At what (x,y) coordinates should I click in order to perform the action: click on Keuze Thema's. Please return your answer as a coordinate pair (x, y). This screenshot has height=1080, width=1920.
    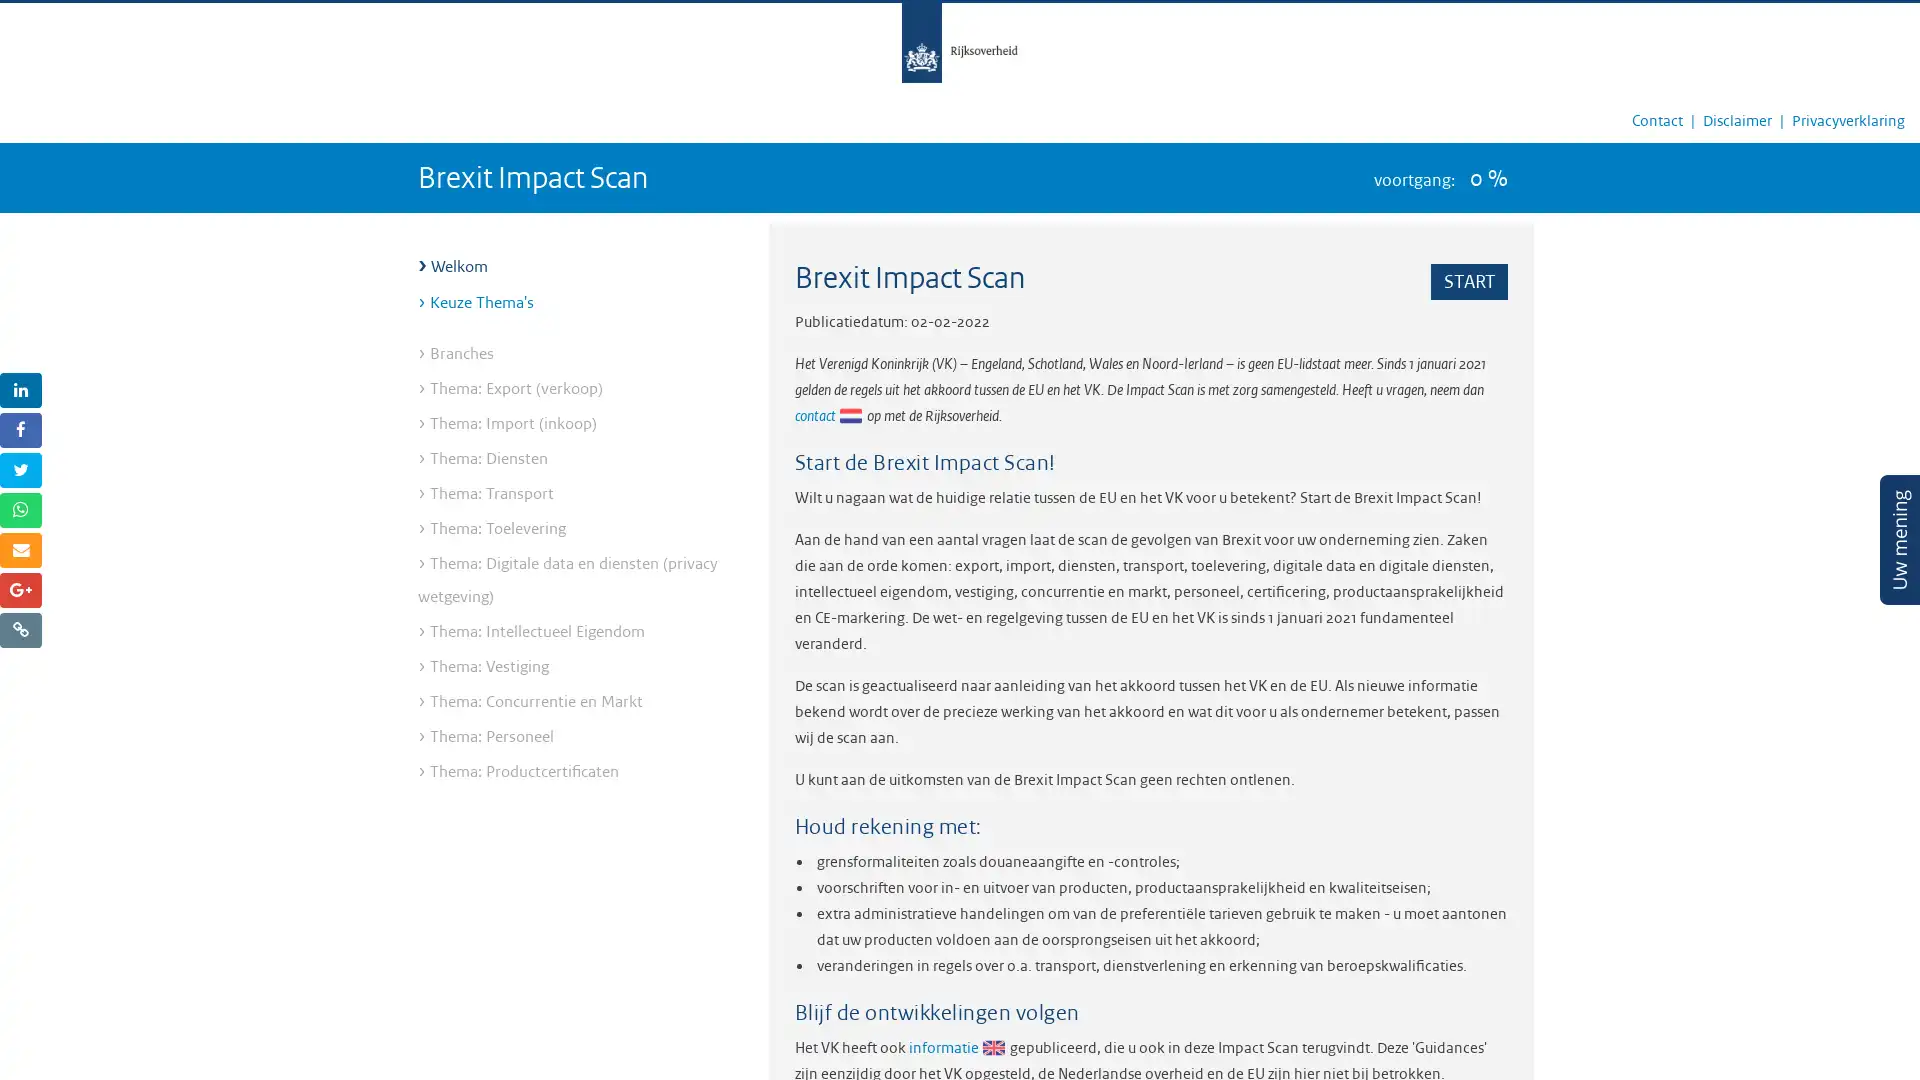
    Looking at the image, I should click on (575, 302).